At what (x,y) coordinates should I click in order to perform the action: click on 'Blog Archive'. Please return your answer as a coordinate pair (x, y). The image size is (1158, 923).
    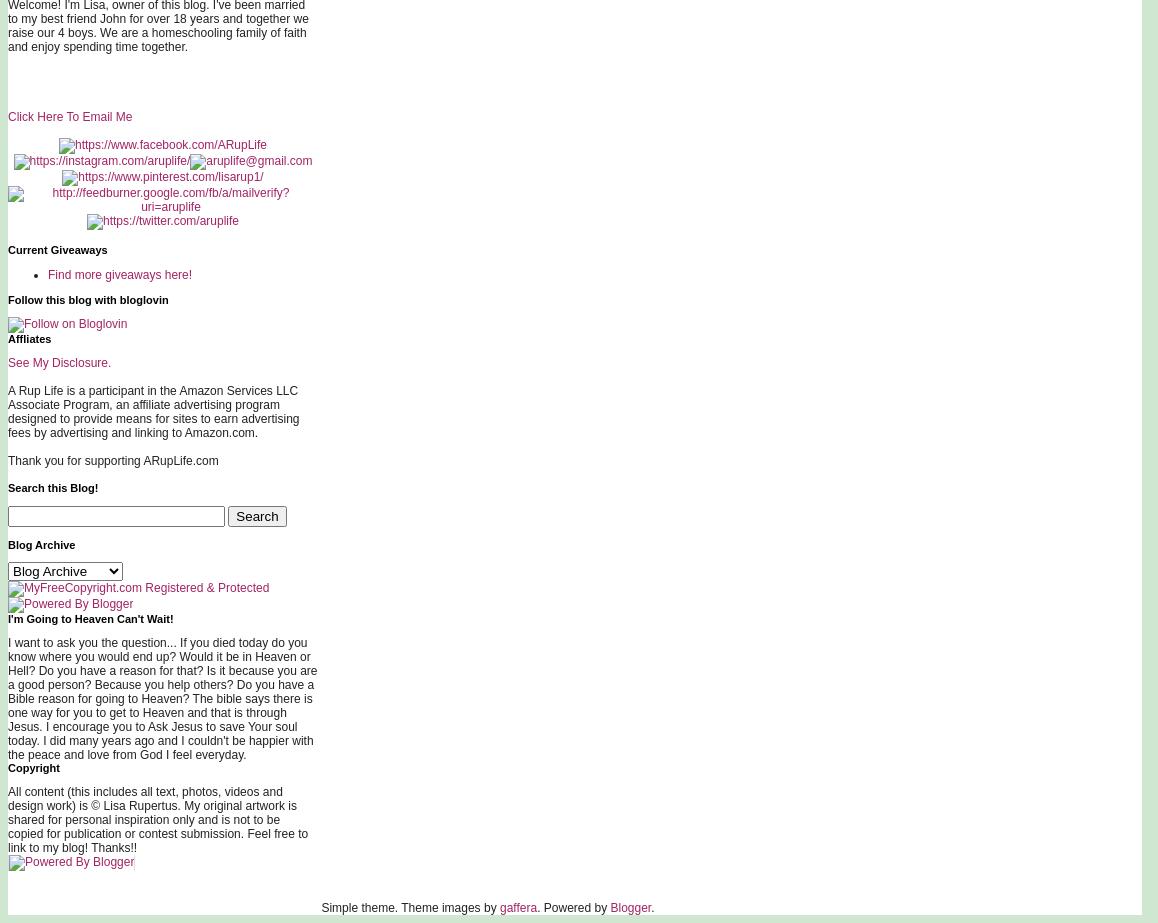
    Looking at the image, I should click on (40, 544).